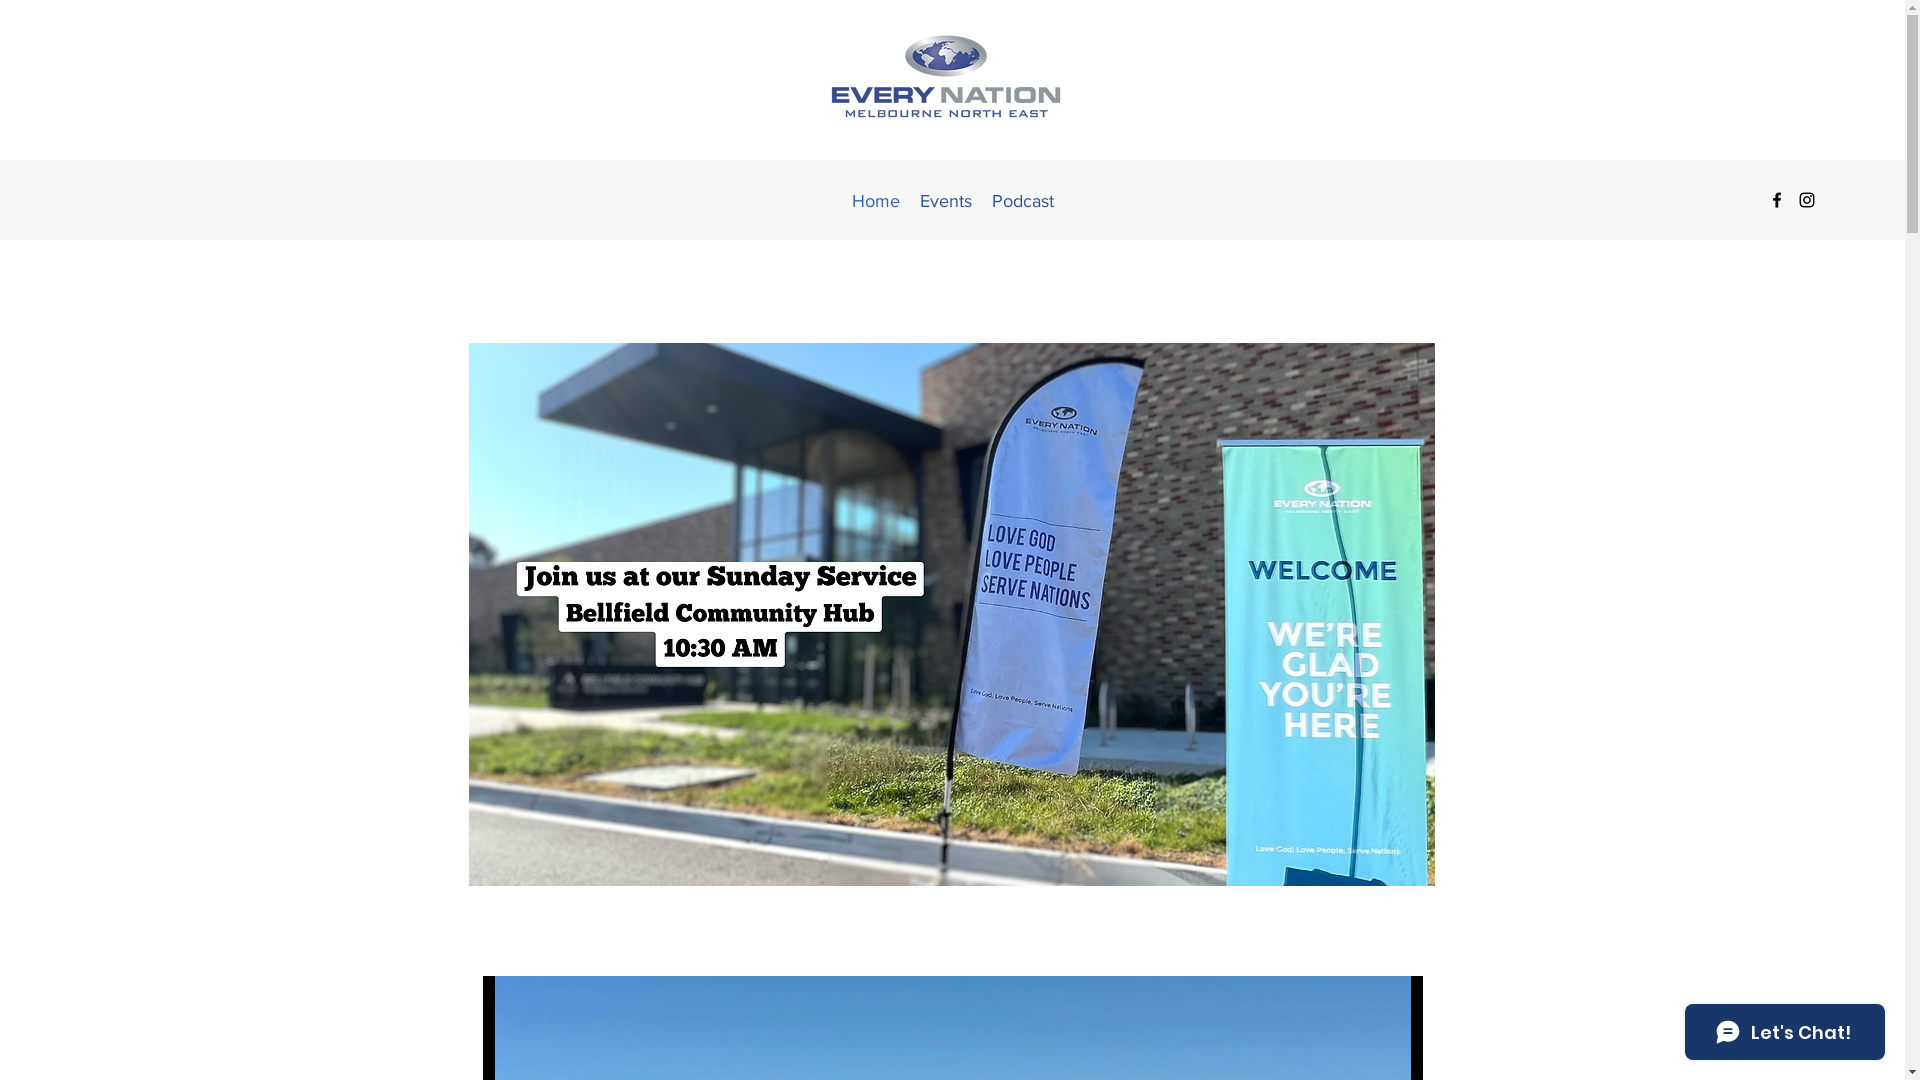  What do you see at coordinates (944, 200) in the screenshot?
I see `'Events'` at bounding box center [944, 200].